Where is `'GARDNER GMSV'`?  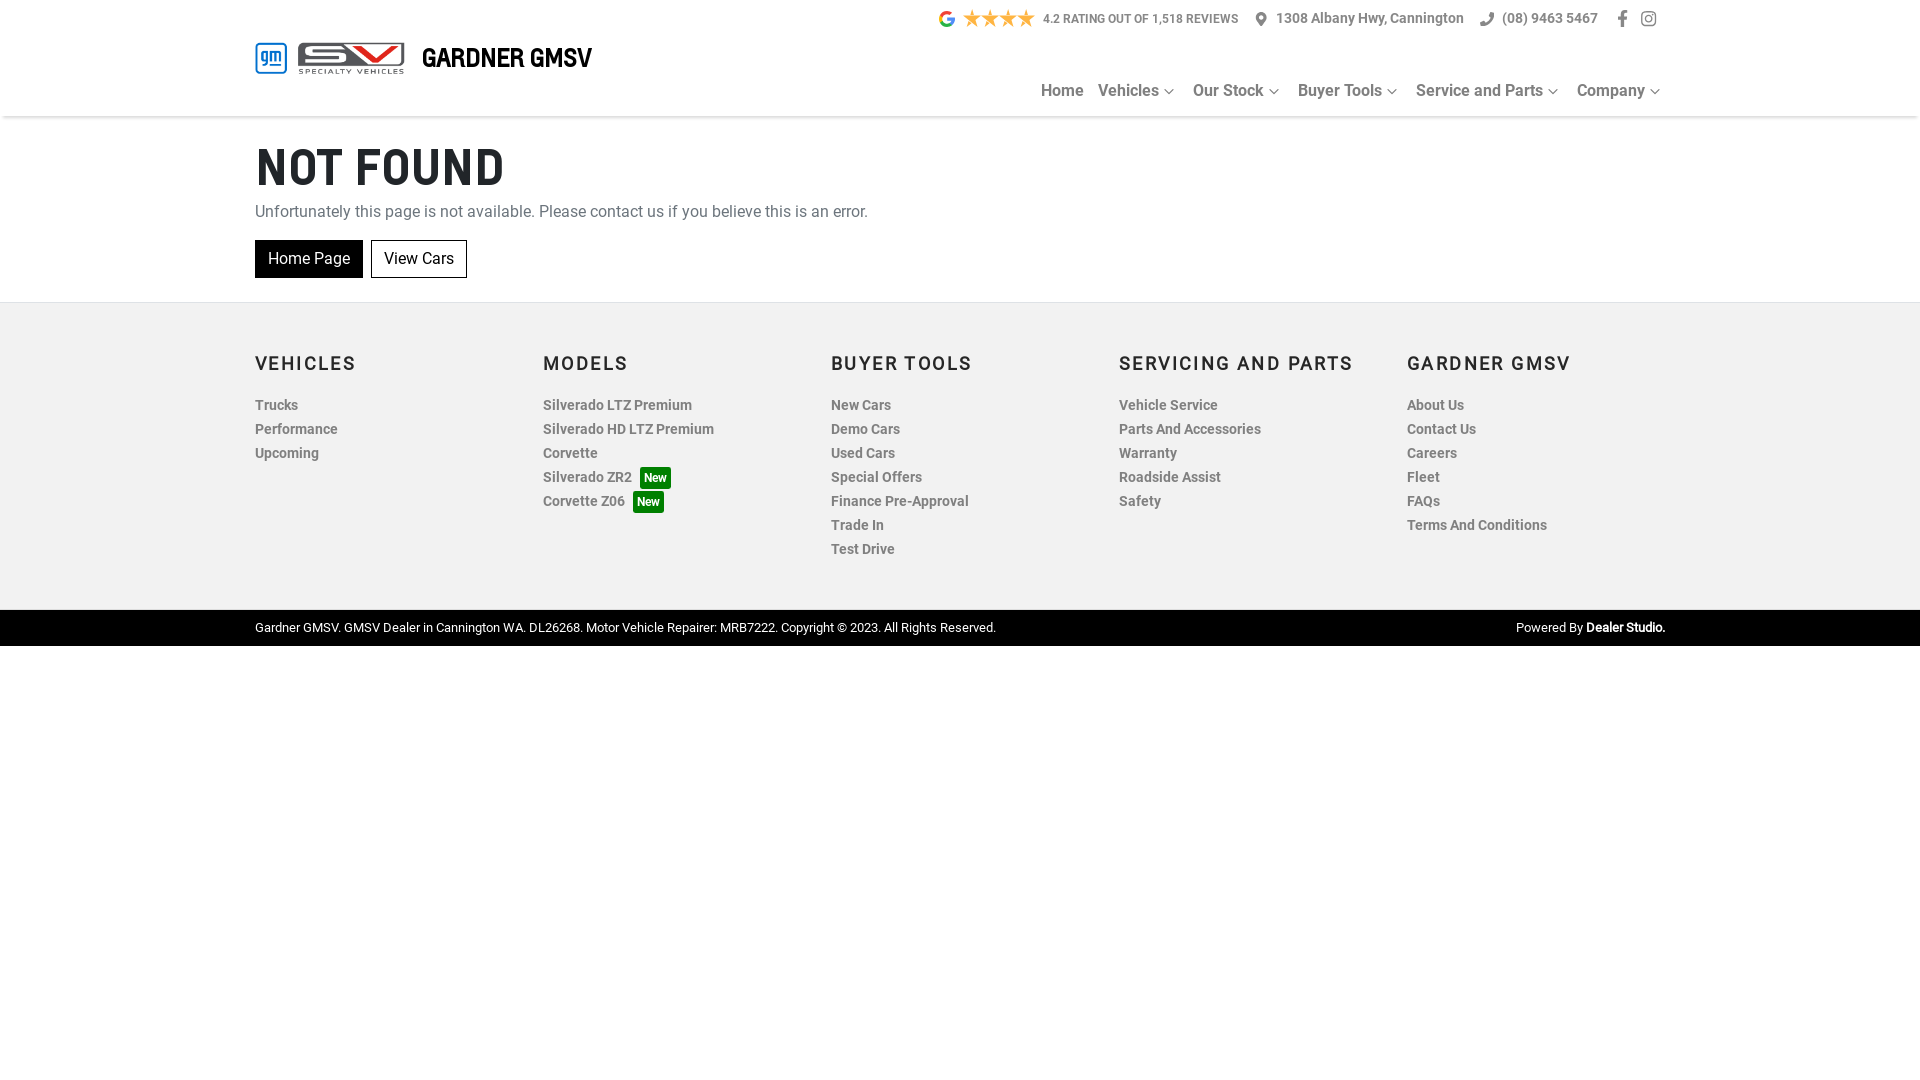 'GARDNER GMSV' is located at coordinates (253, 56).